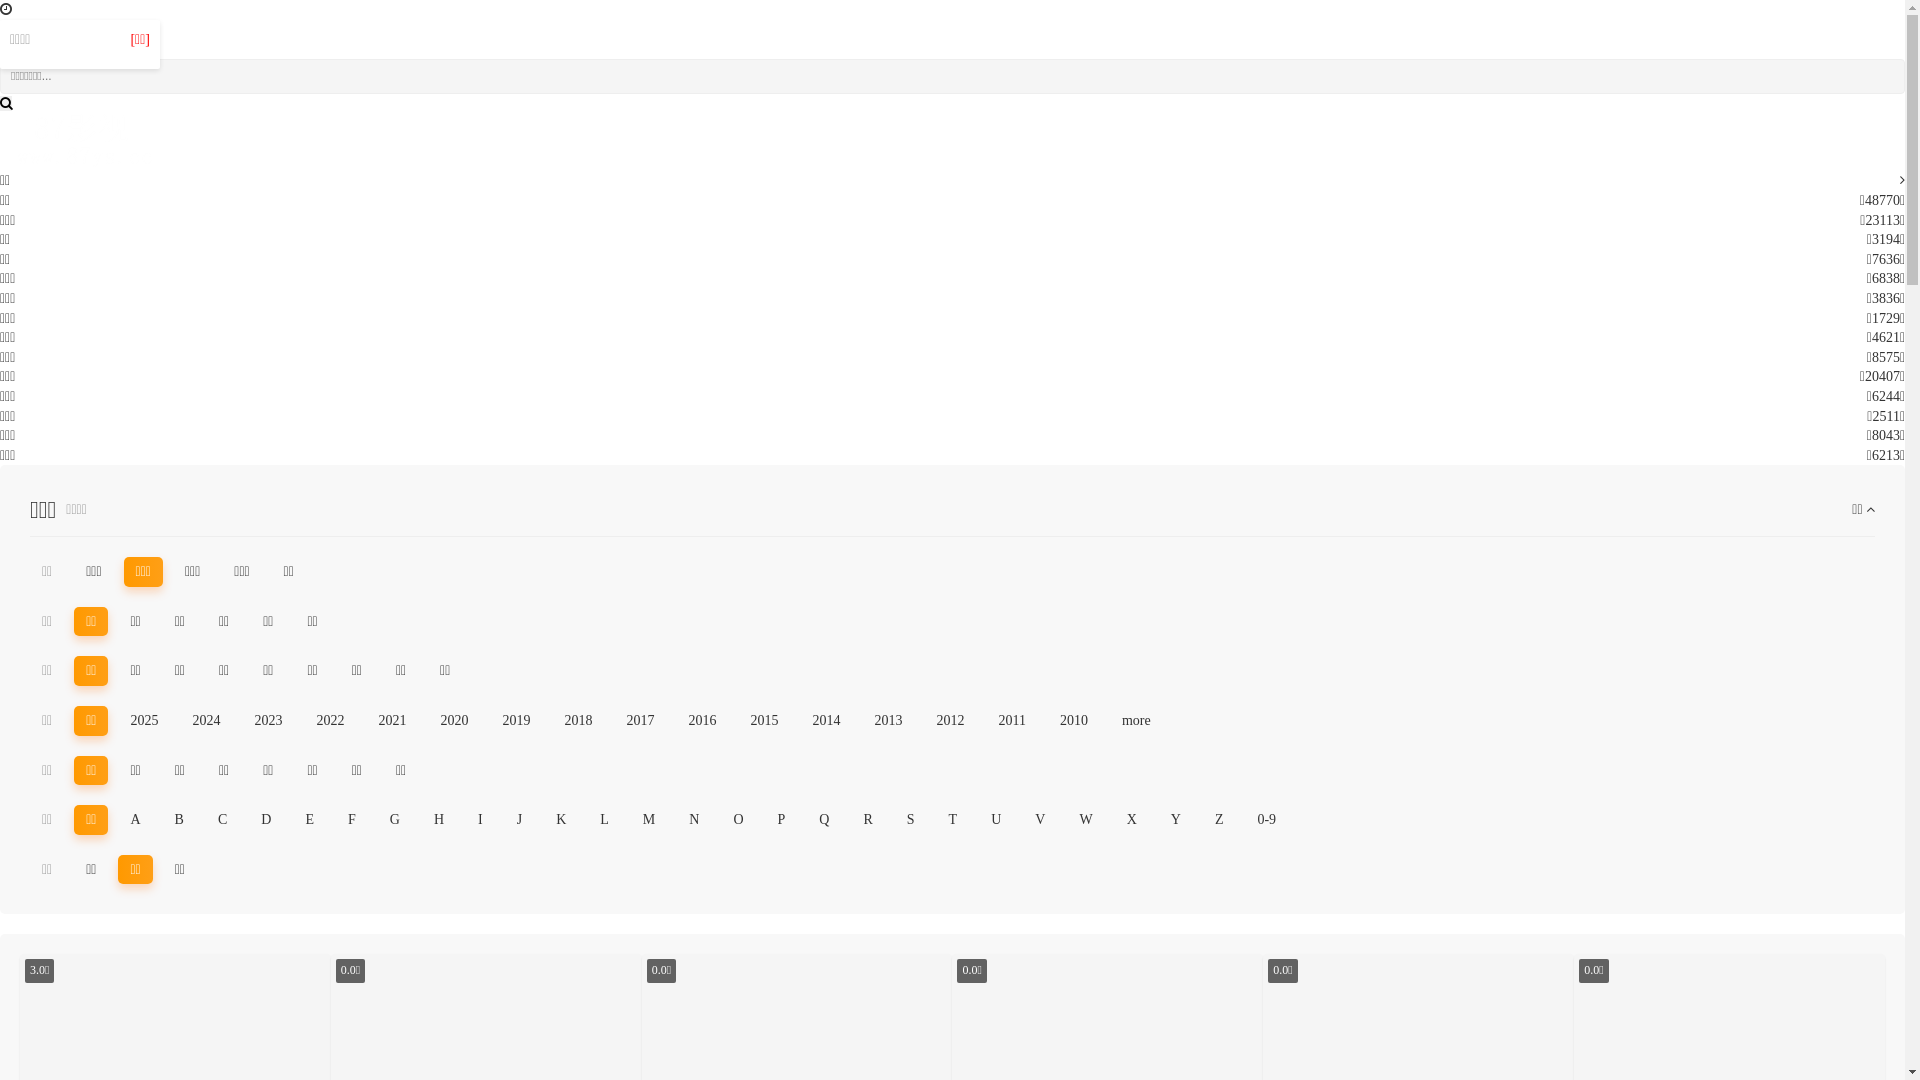 Image resolution: width=1920 pixels, height=1080 pixels. What do you see at coordinates (862, 721) in the screenshot?
I see `'2013'` at bounding box center [862, 721].